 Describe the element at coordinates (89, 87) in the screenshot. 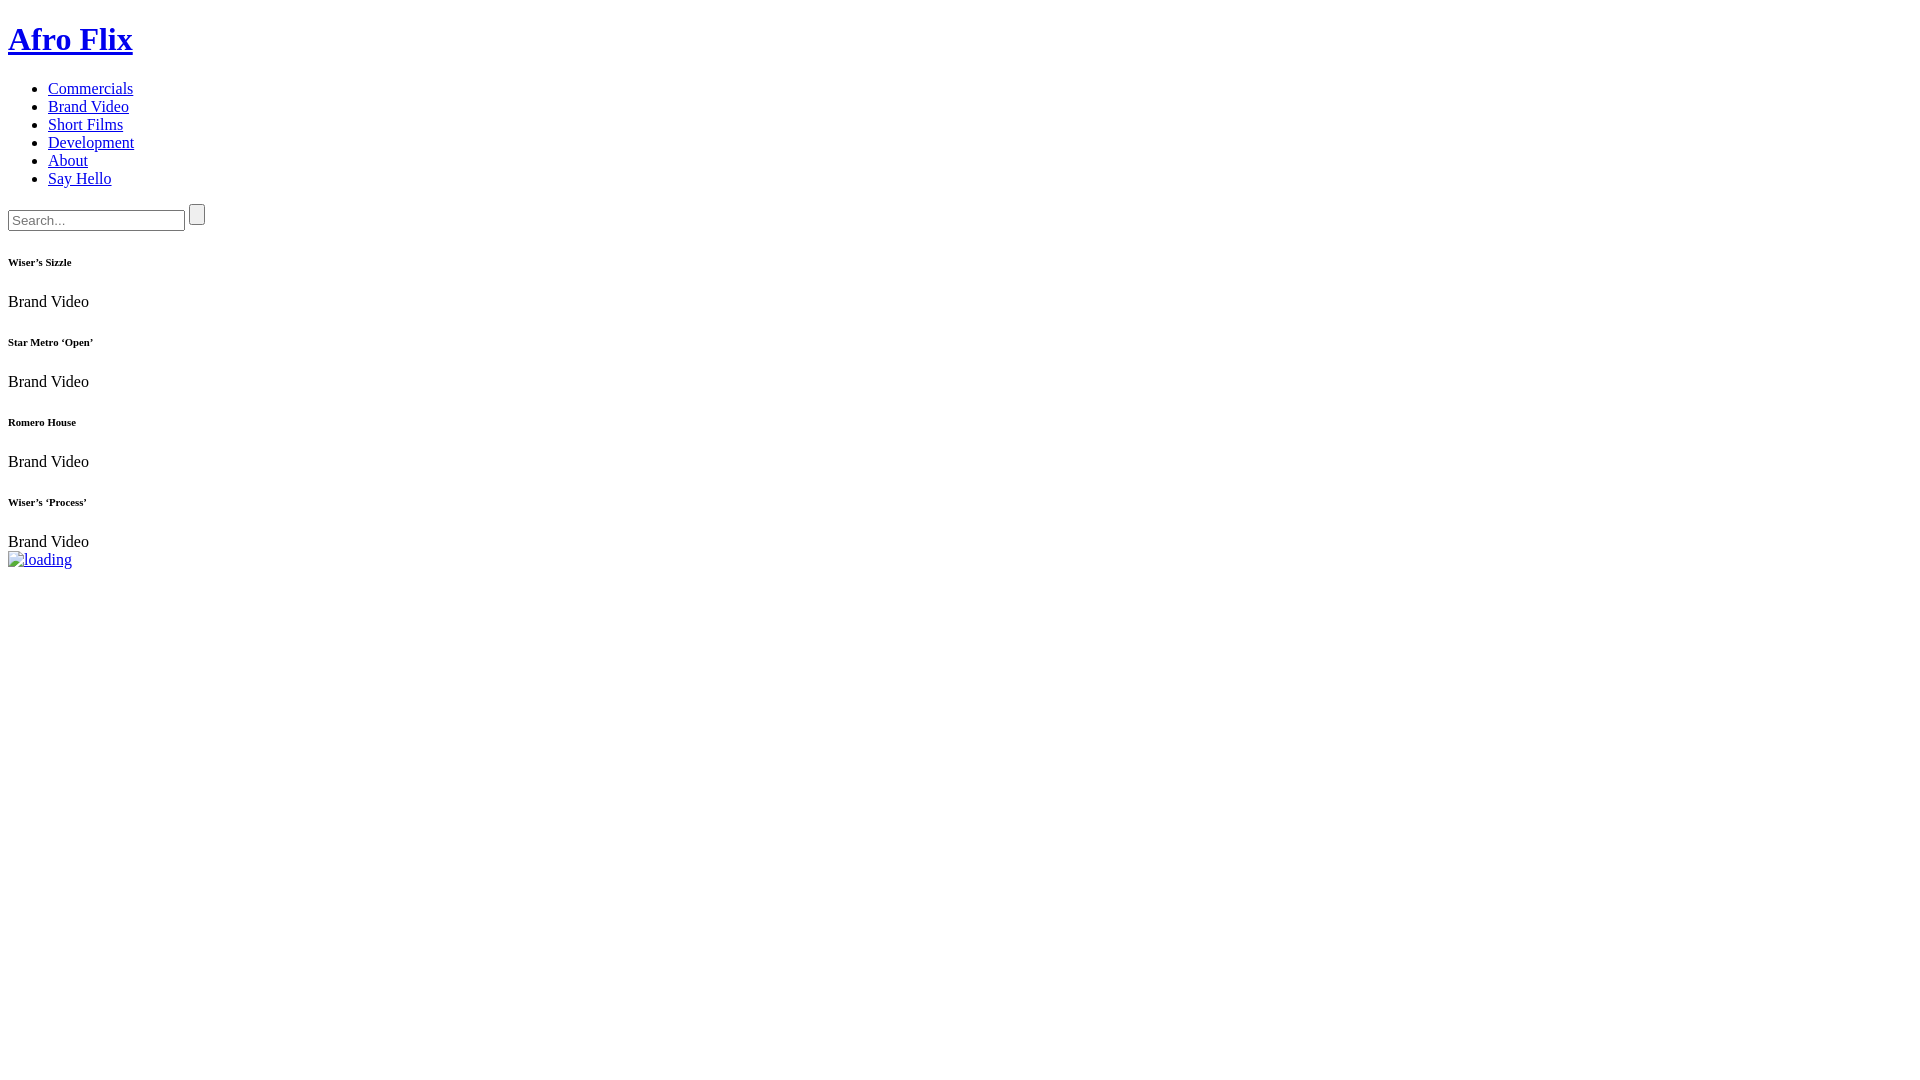

I see `'Commercials'` at that location.